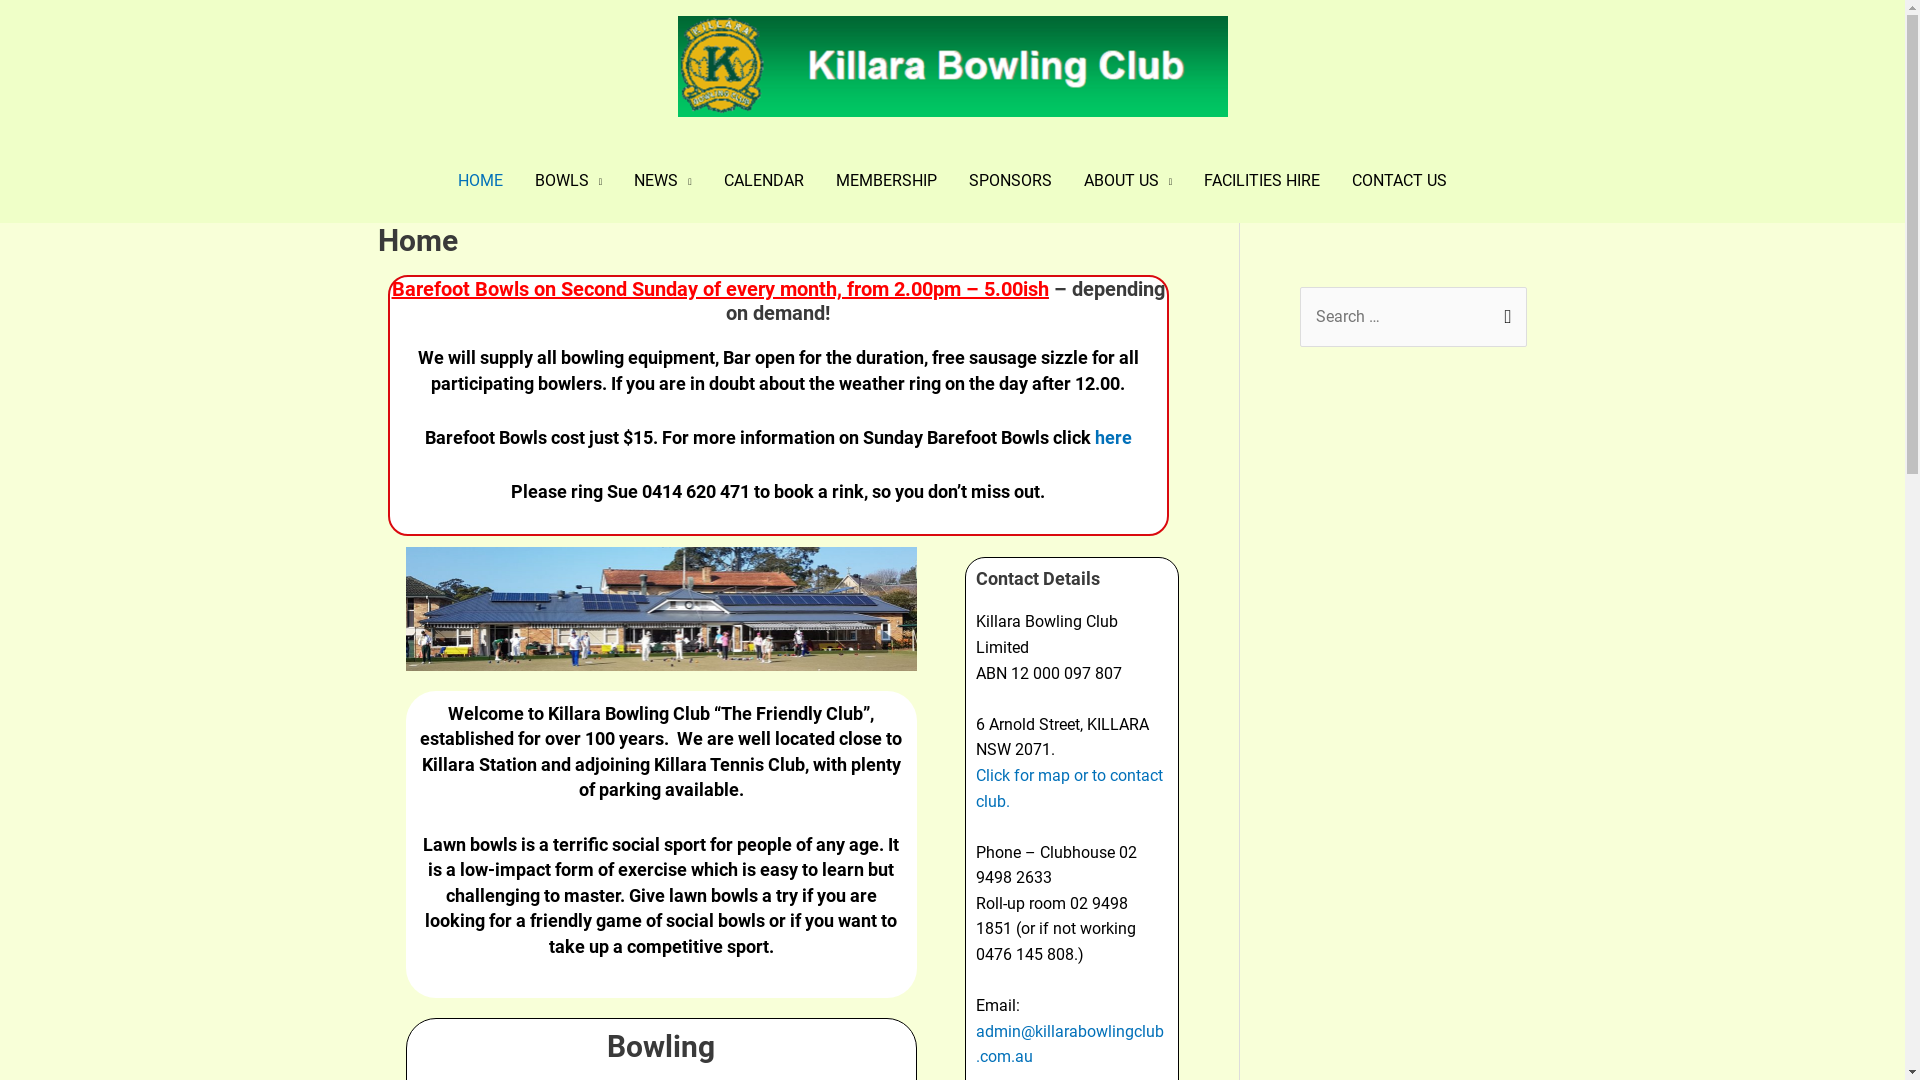 The height and width of the screenshot is (1080, 1920). Describe the element at coordinates (1188, 181) in the screenshot. I see `'FACILITIES HIRE'` at that location.